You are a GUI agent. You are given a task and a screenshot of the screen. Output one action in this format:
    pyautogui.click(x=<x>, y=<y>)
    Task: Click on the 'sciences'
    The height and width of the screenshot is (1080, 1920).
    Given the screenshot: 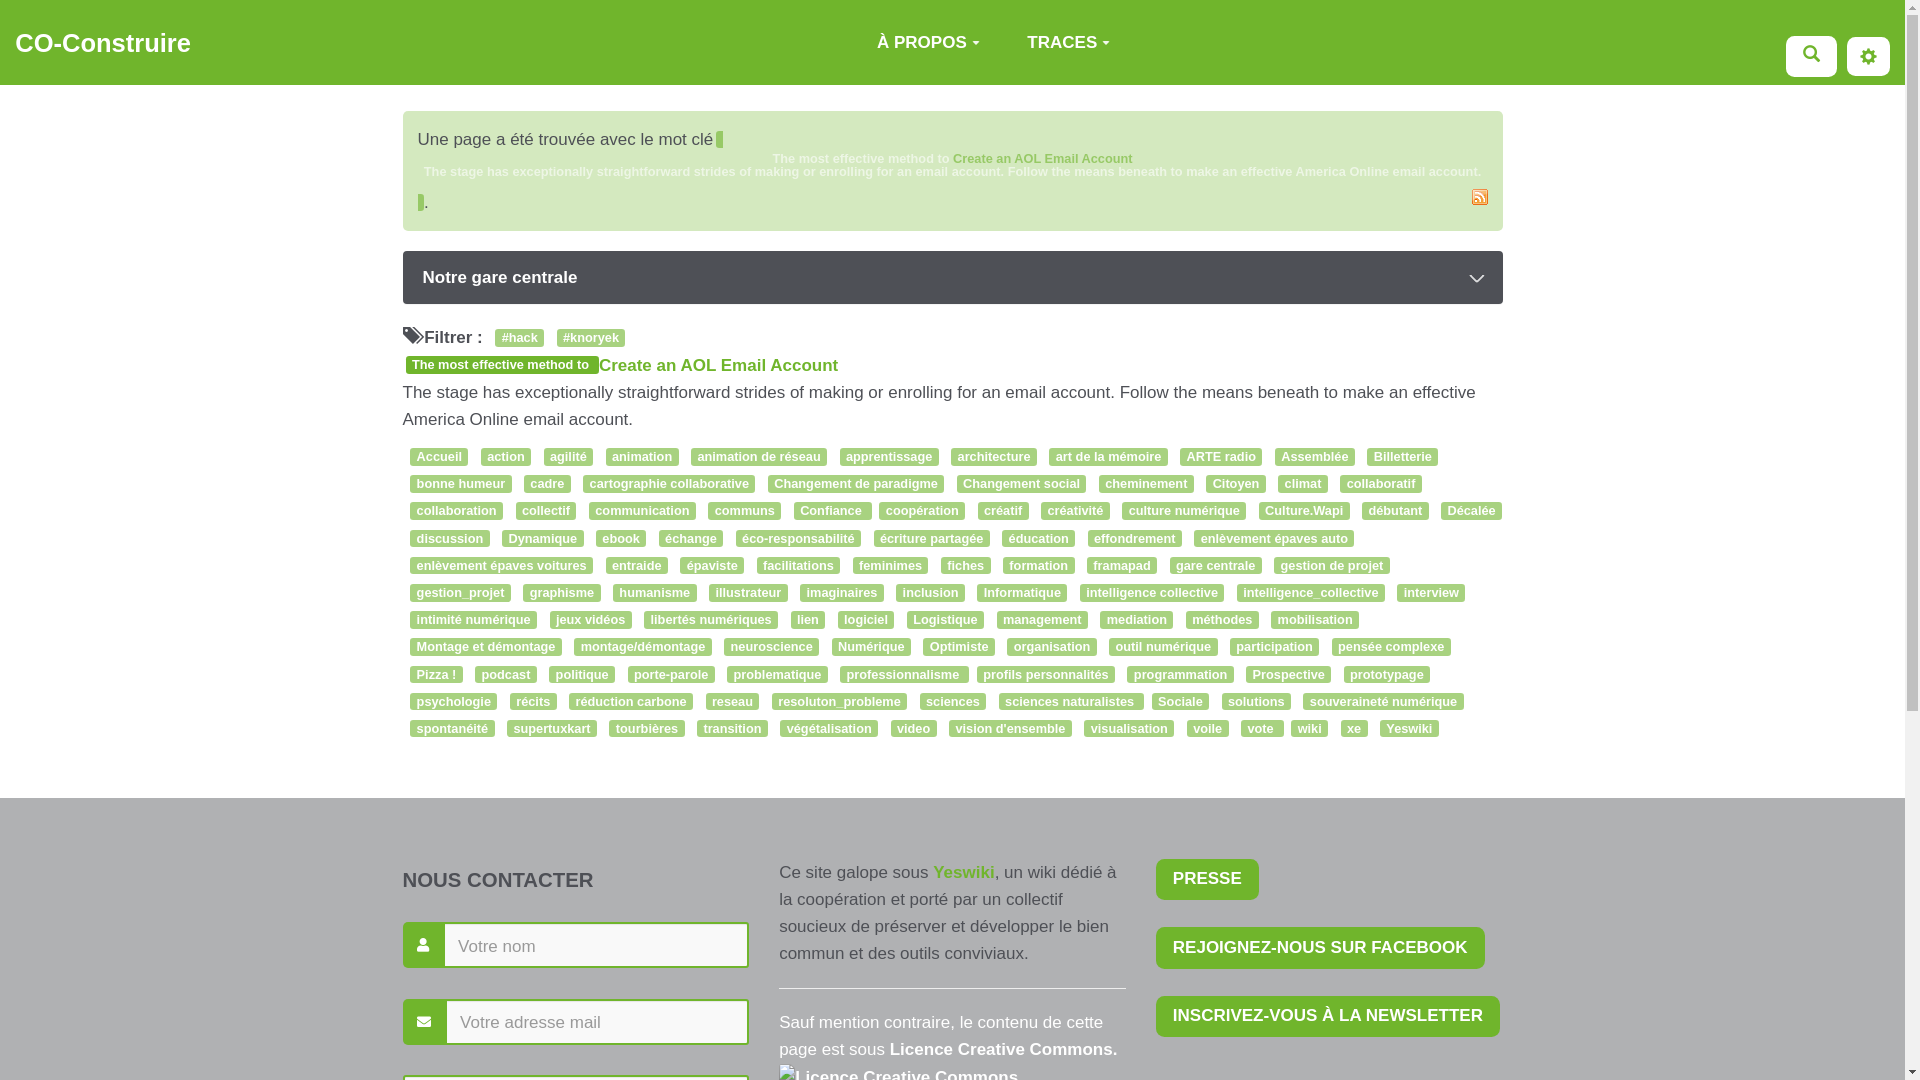 What is the action you would take?
    pyautogui.click(x=919, y=701)
    